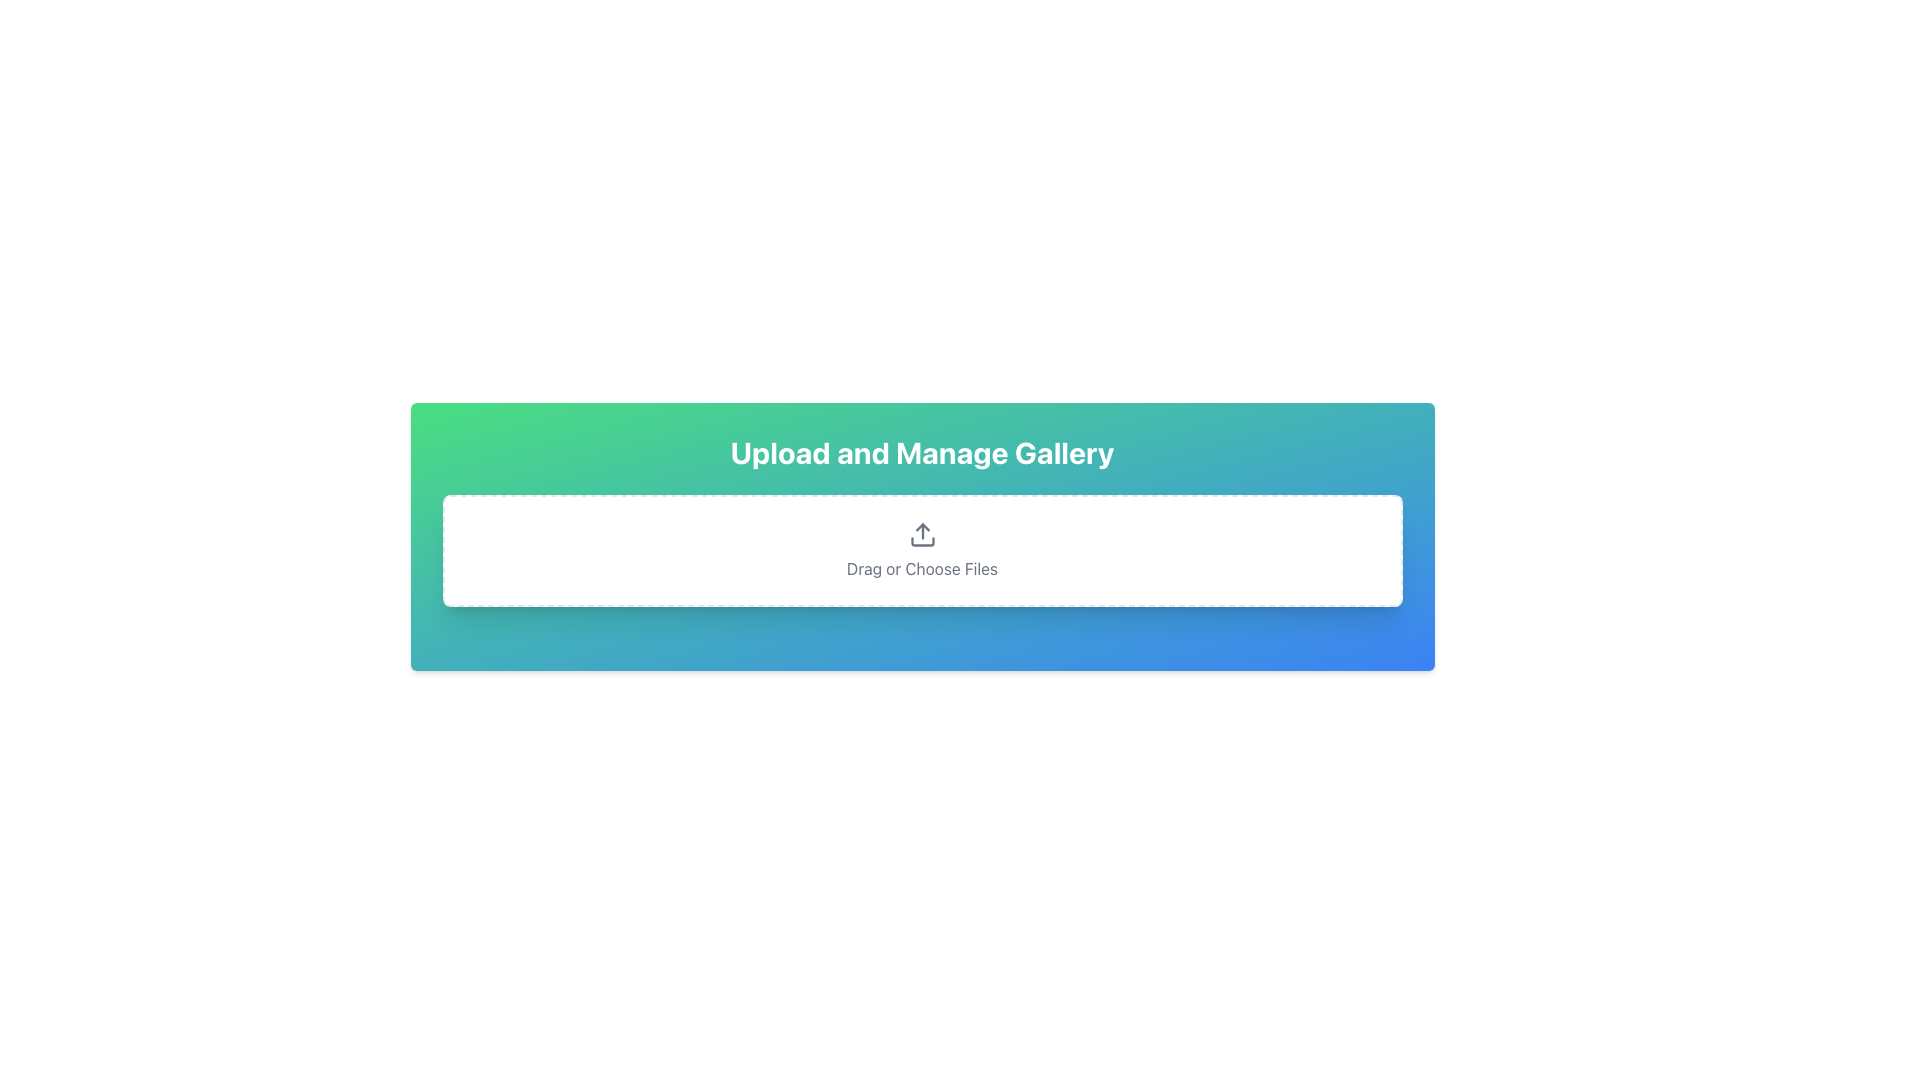  Describe the element at coordinates (921, 551) in the screenshot. I see `and drop files into the drag-and-drop file upload zone located below the 'Upload and Manage Gallery' text` at that location.